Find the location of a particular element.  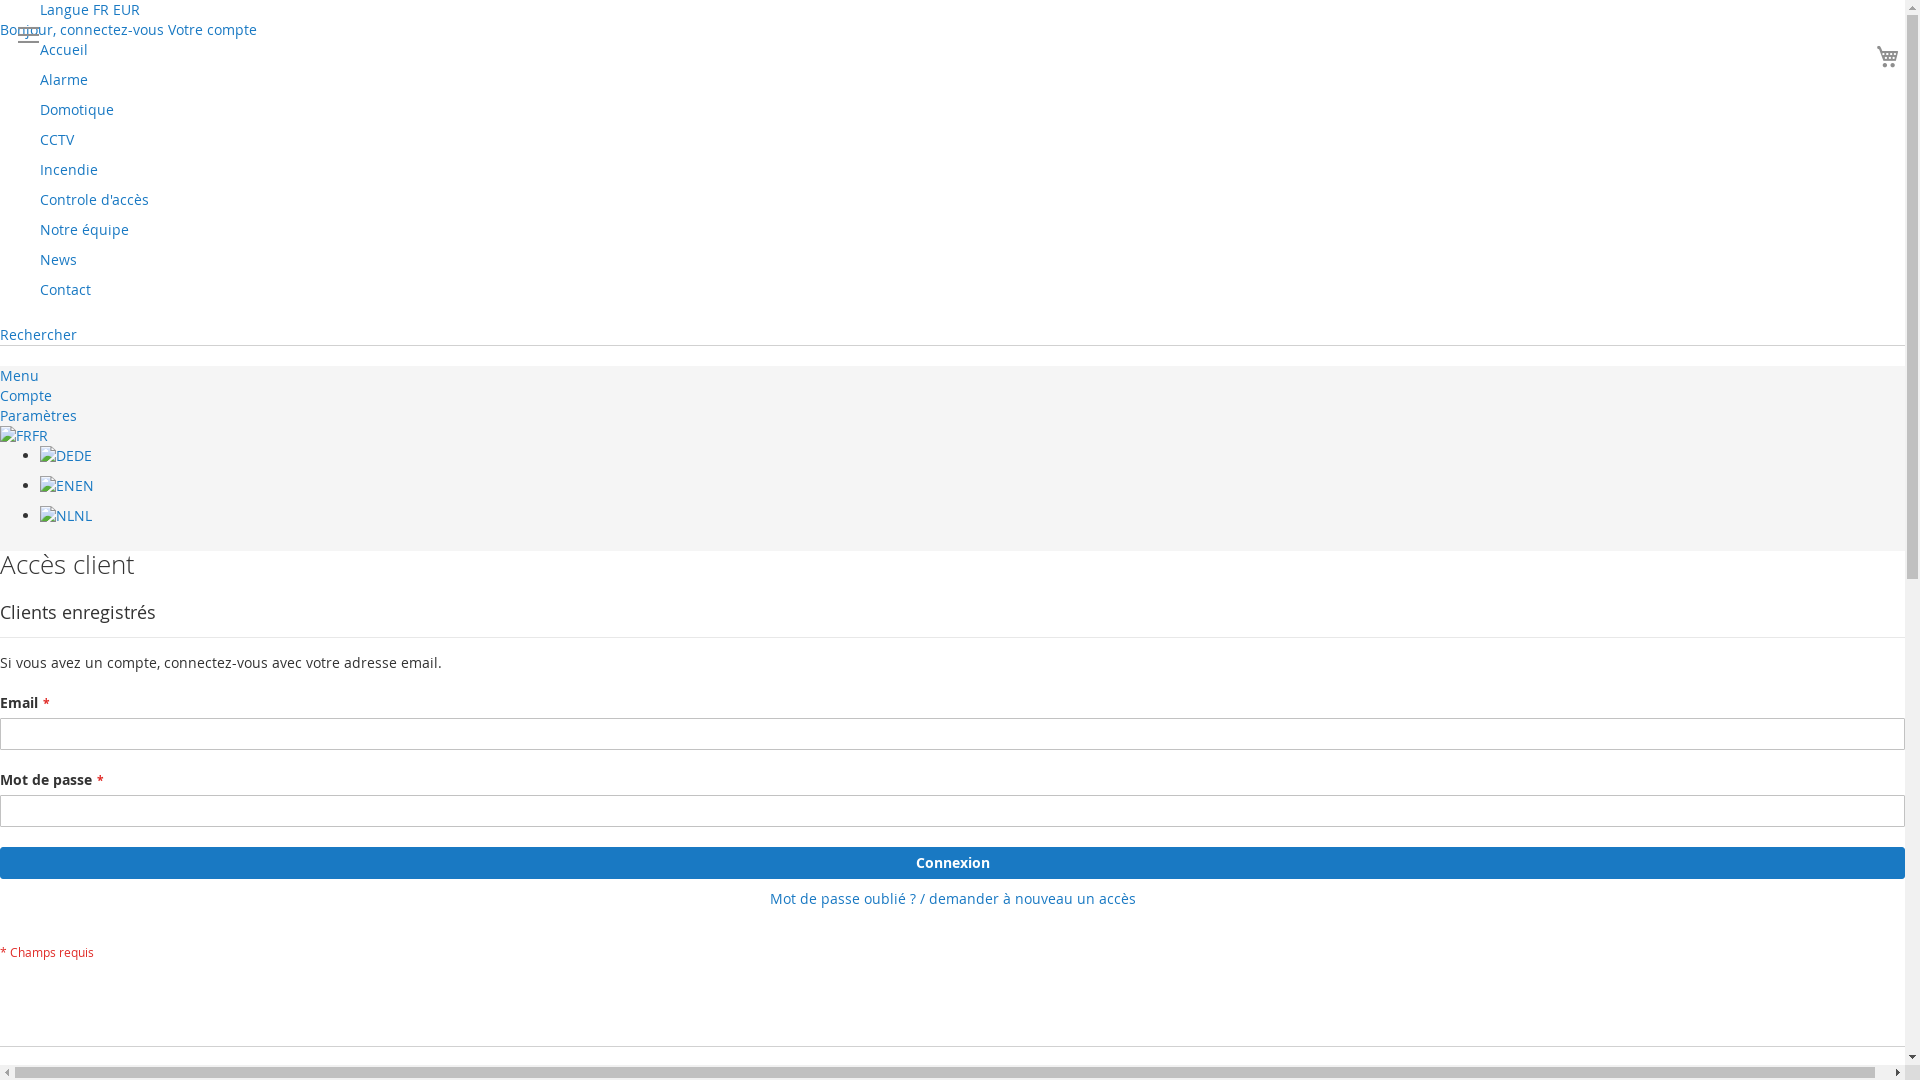

'EN' is located at coordinates (67, 485).